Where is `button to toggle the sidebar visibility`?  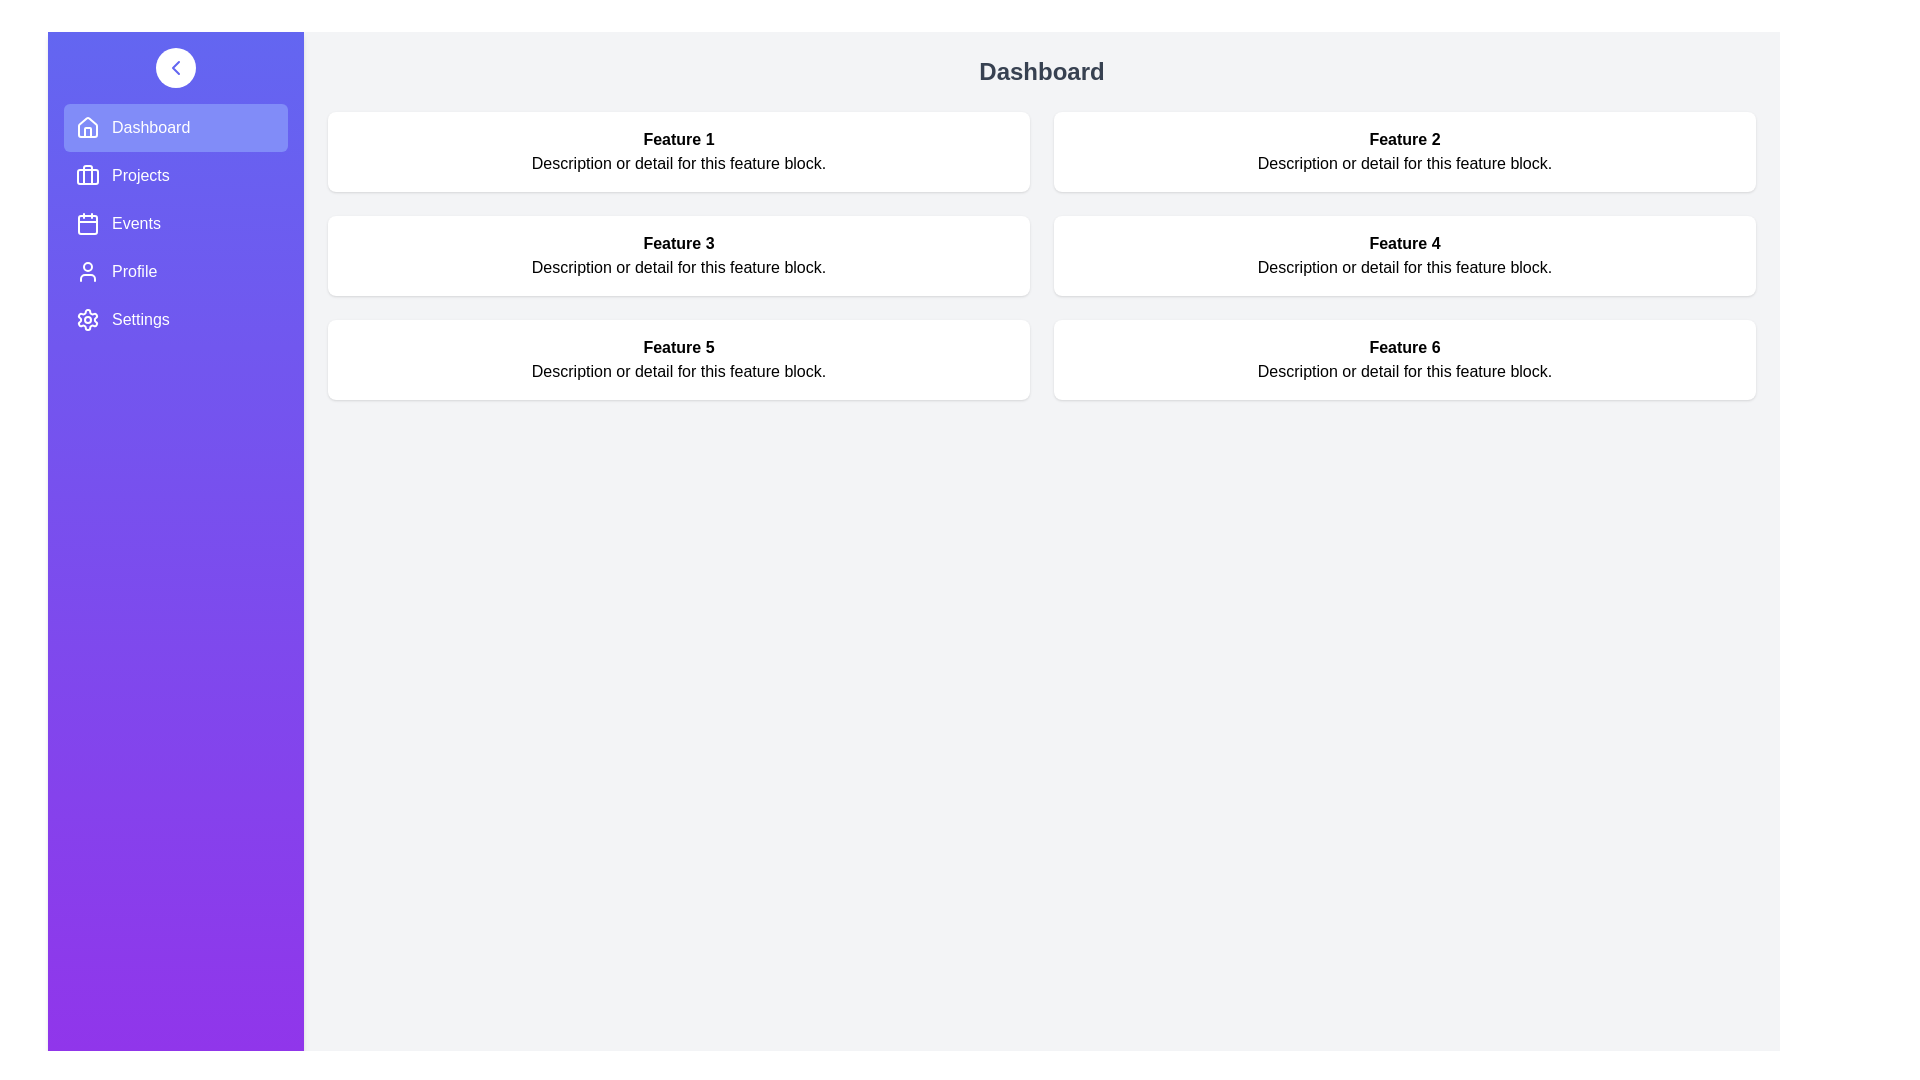 button to toggle the sidebar visibility is located at coordinates (176, 67).